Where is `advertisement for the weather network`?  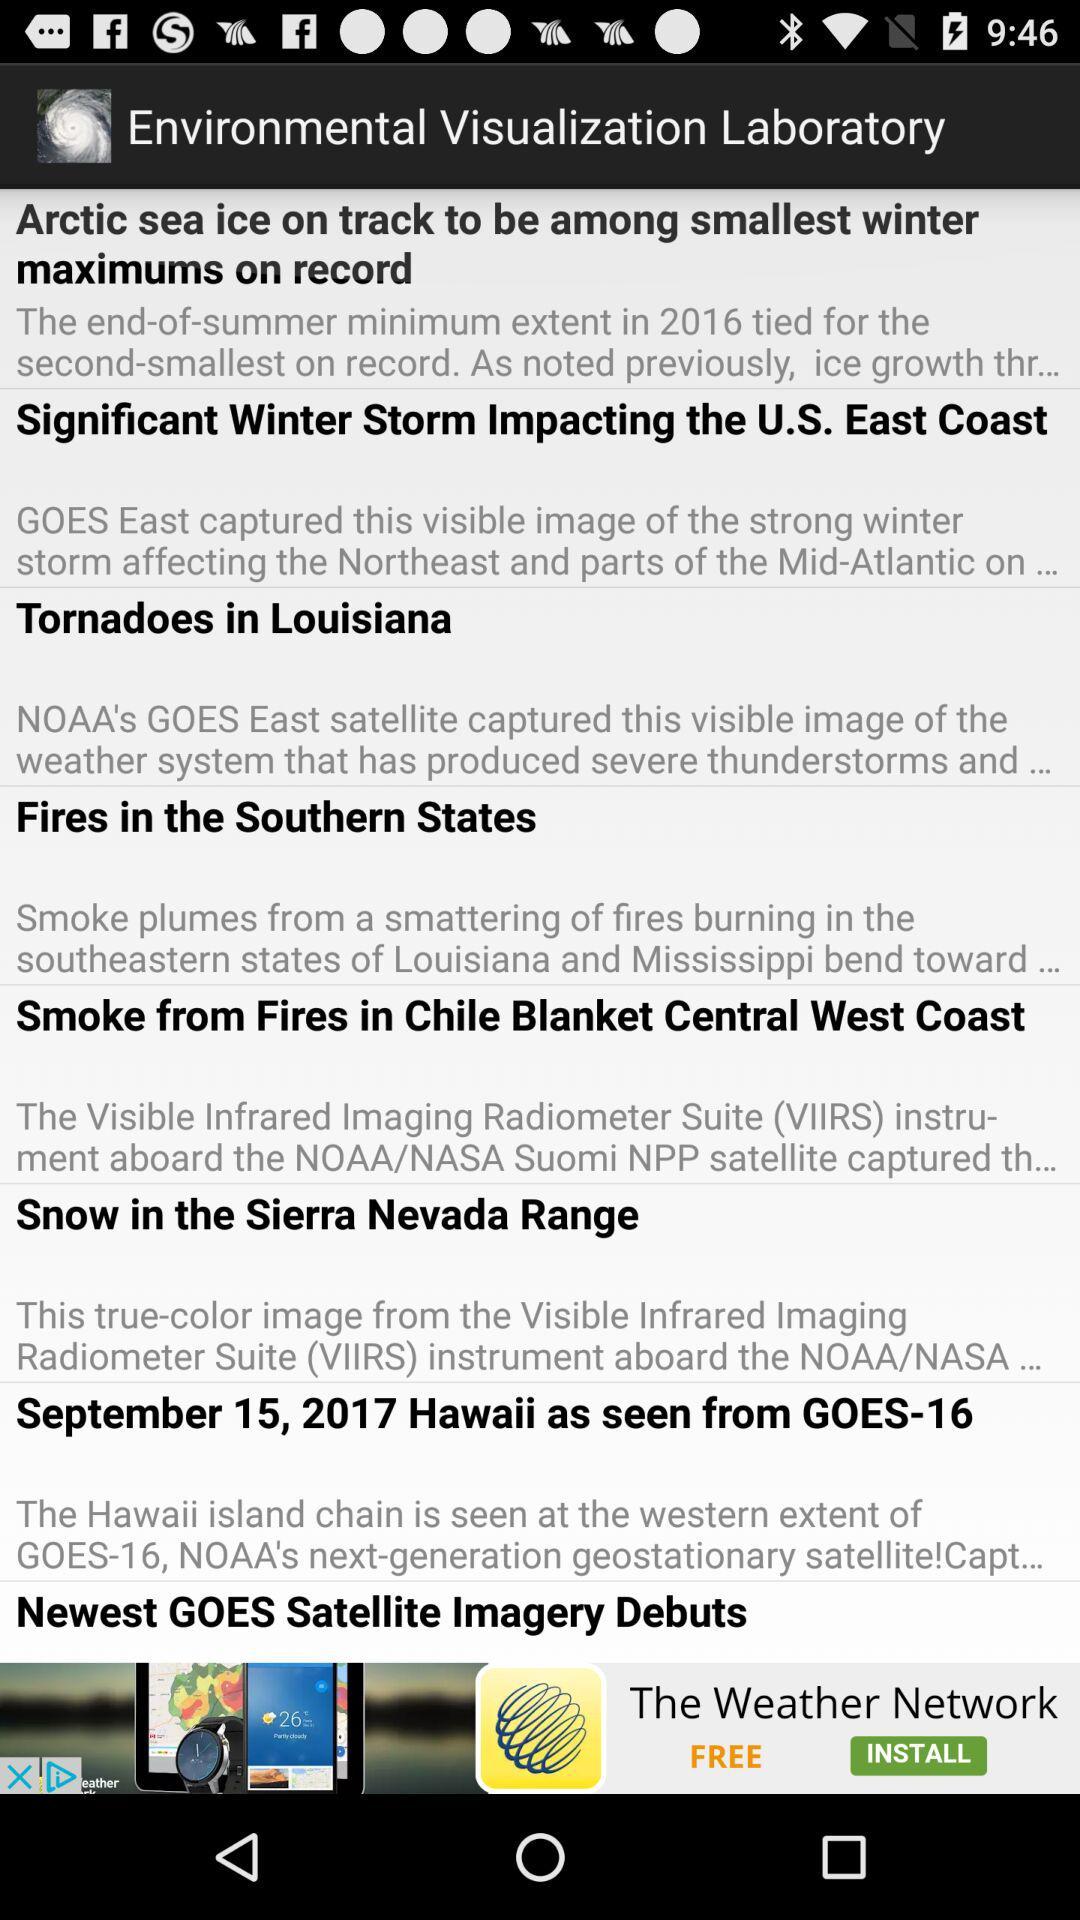
advertisement for the weather network is located at coordinates (540, 1727).